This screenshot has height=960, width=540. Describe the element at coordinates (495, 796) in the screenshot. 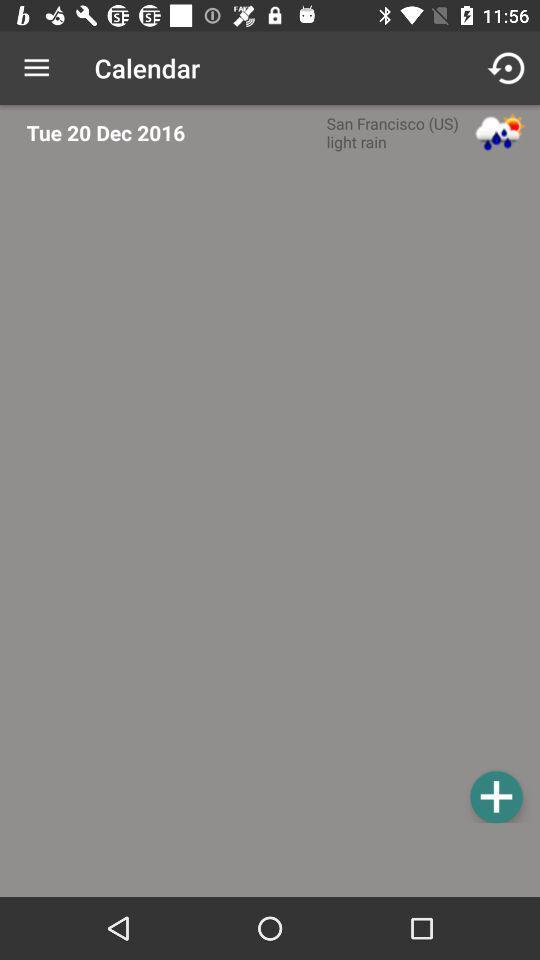

I see `the icon at the bottom right corner` at that location.